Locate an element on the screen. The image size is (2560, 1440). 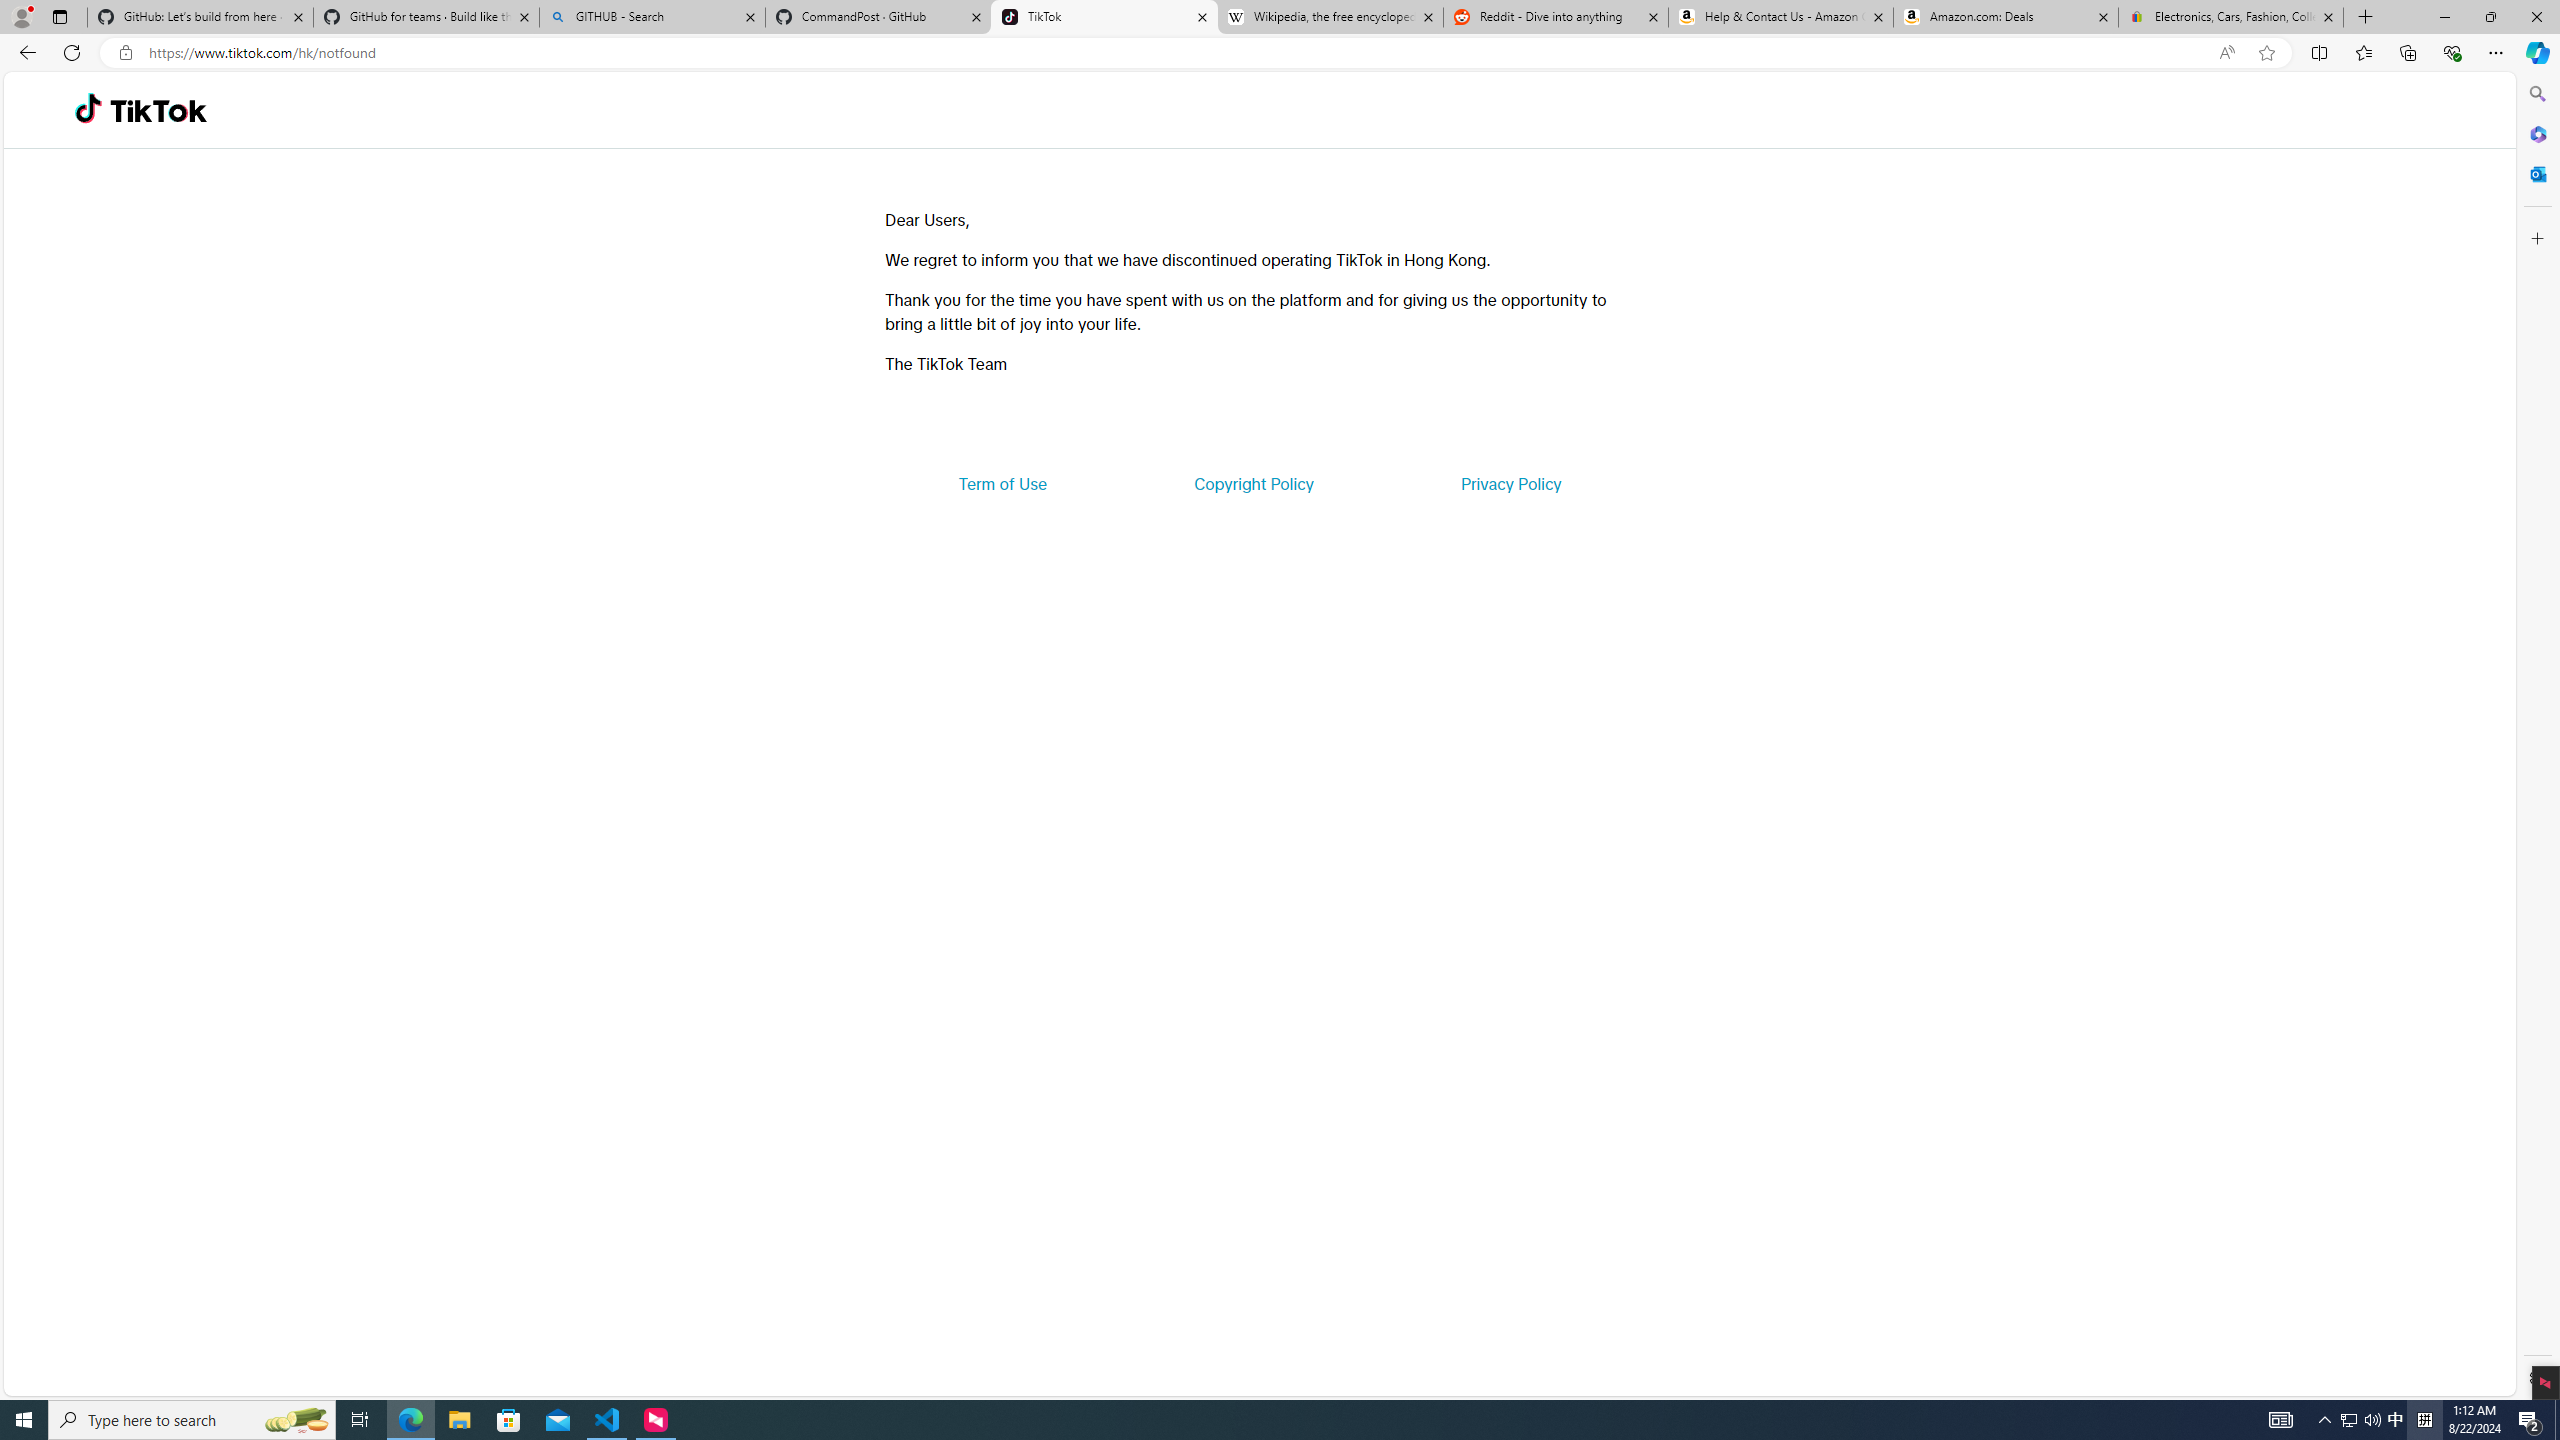
'GITHUB - Search' is located at coordinates (651, 16).